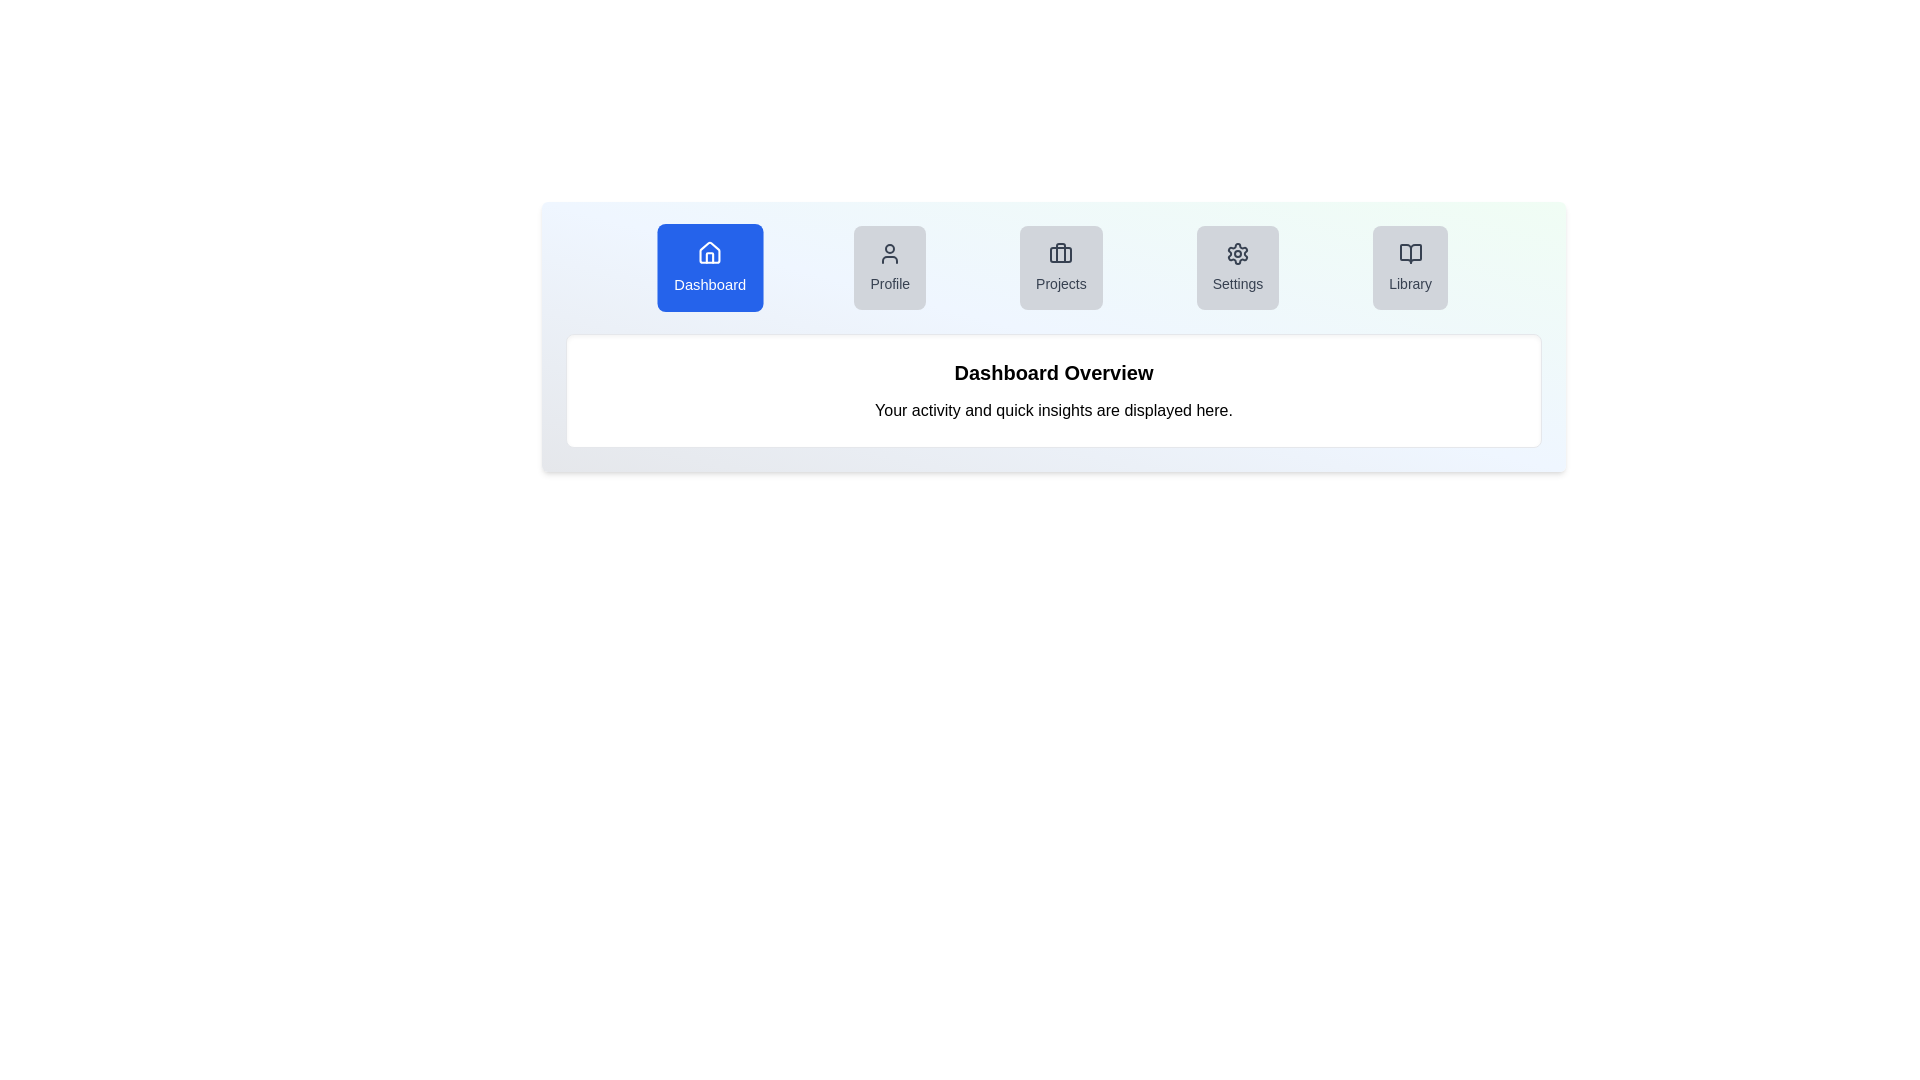 The image size is (1920, 1080). Describe the element at coordinates (889, 266) in the screenshot. I see `the 'Profile' navigation button, which is the second button in a set of five buttons located in the central part of the header` at that location.